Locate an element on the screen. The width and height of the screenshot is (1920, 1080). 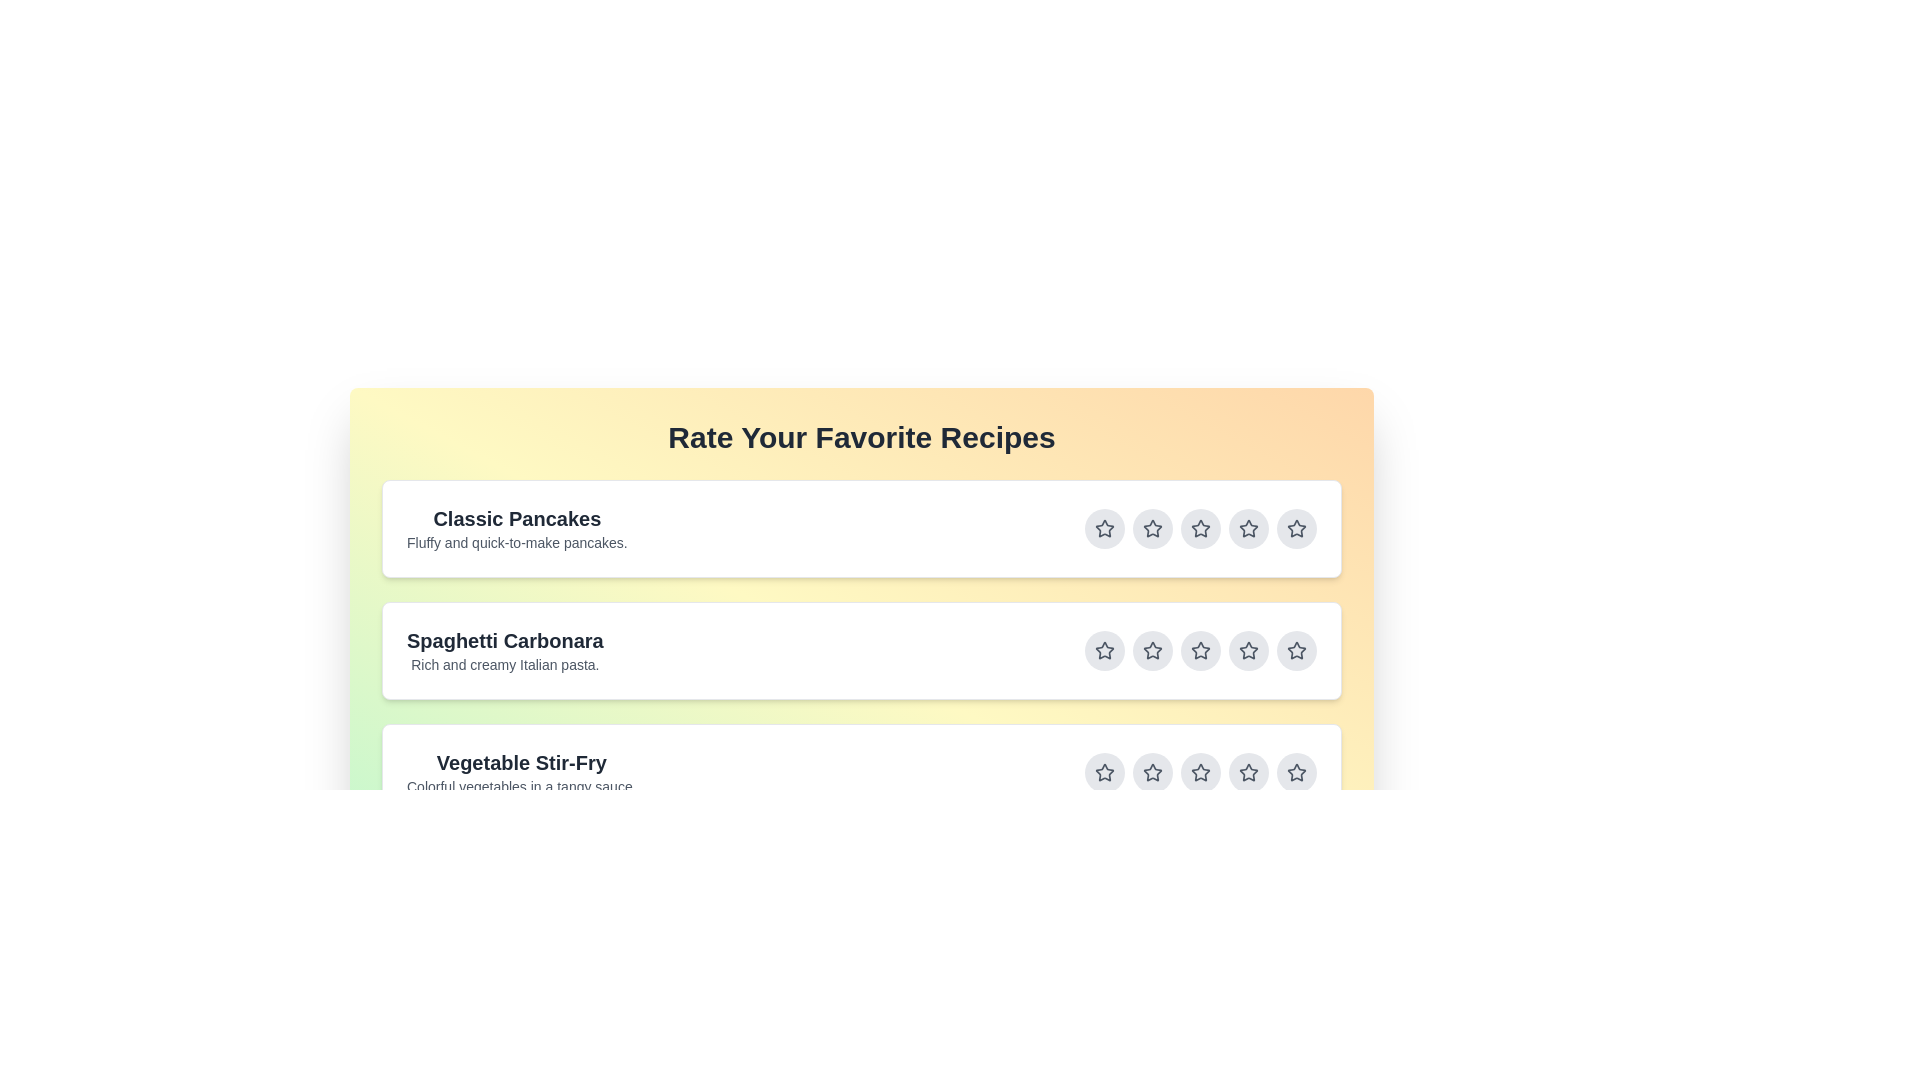
the star button for rating 5 of the recipe Vegetable Stir-Fry is located at coordinates (1296, 771).